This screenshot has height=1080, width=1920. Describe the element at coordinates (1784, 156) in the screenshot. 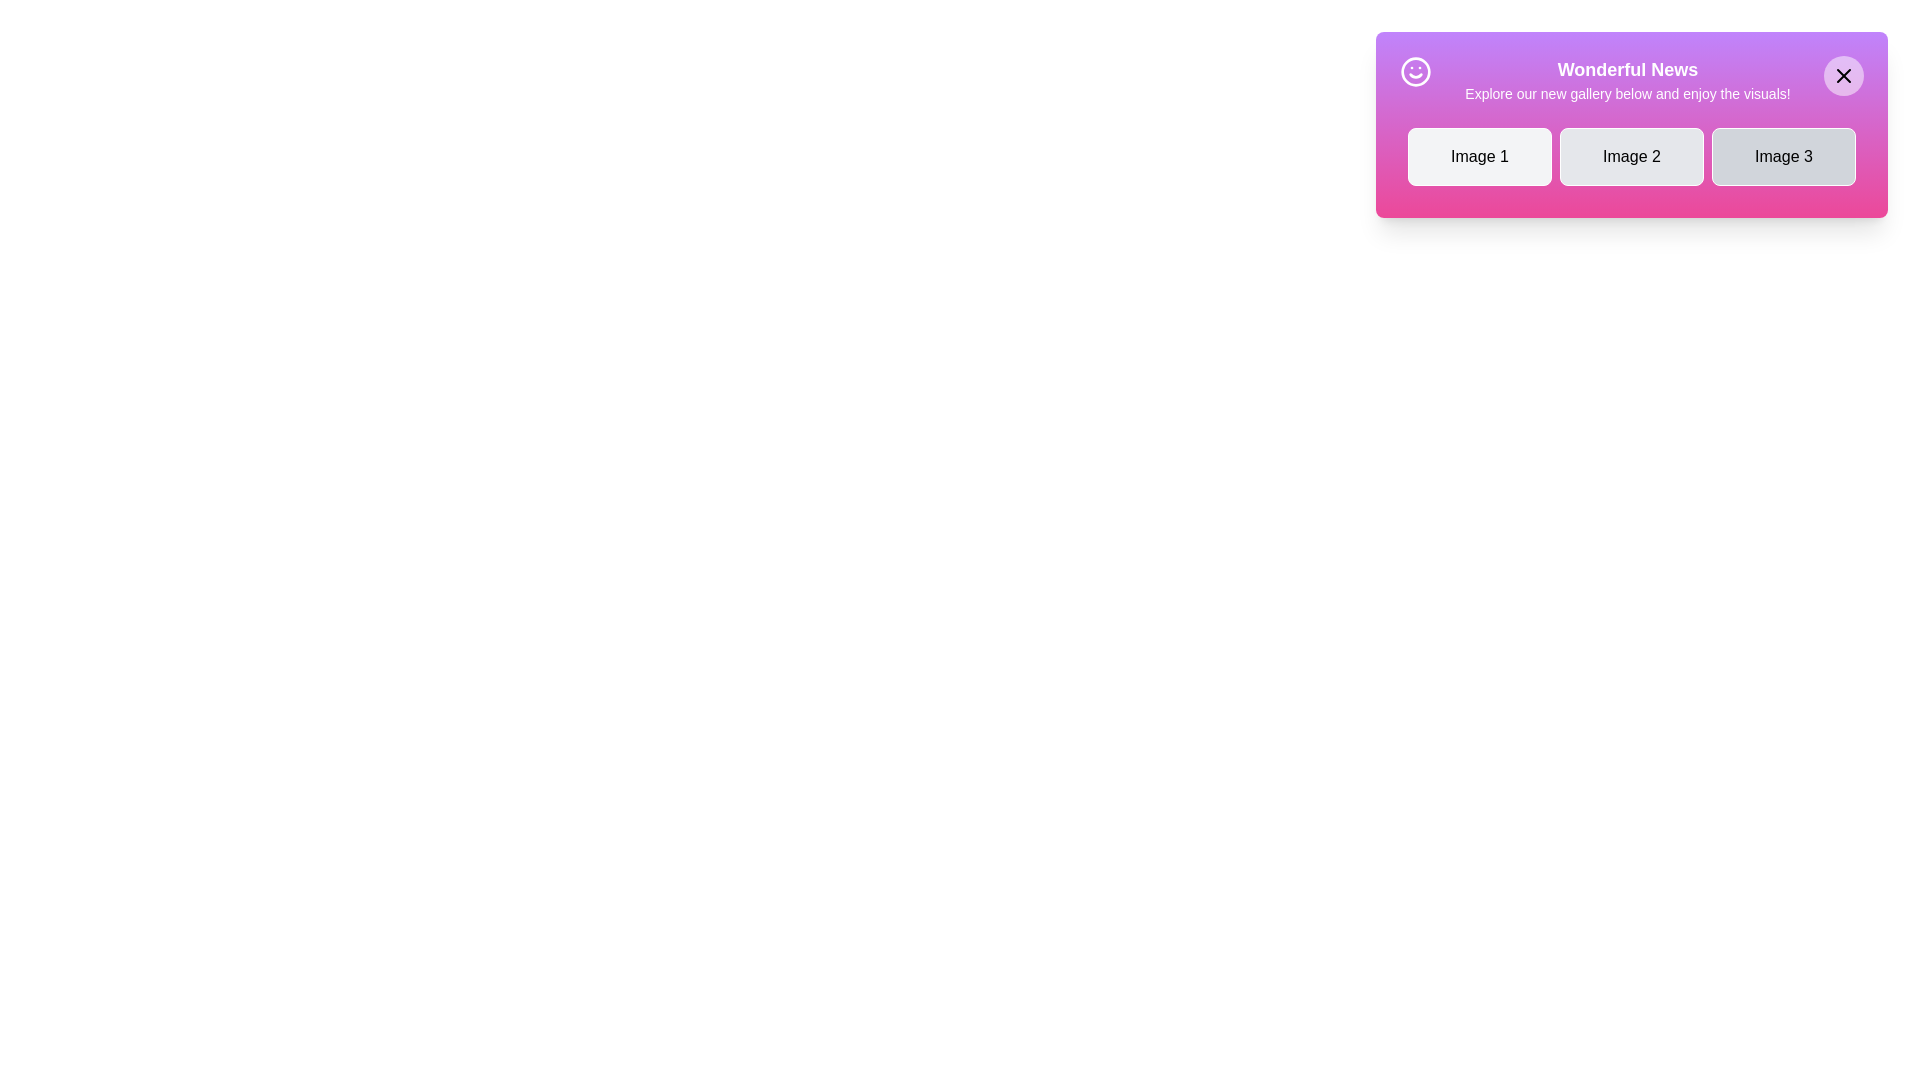

I see `the gallery item labeled Image 3` at that location.